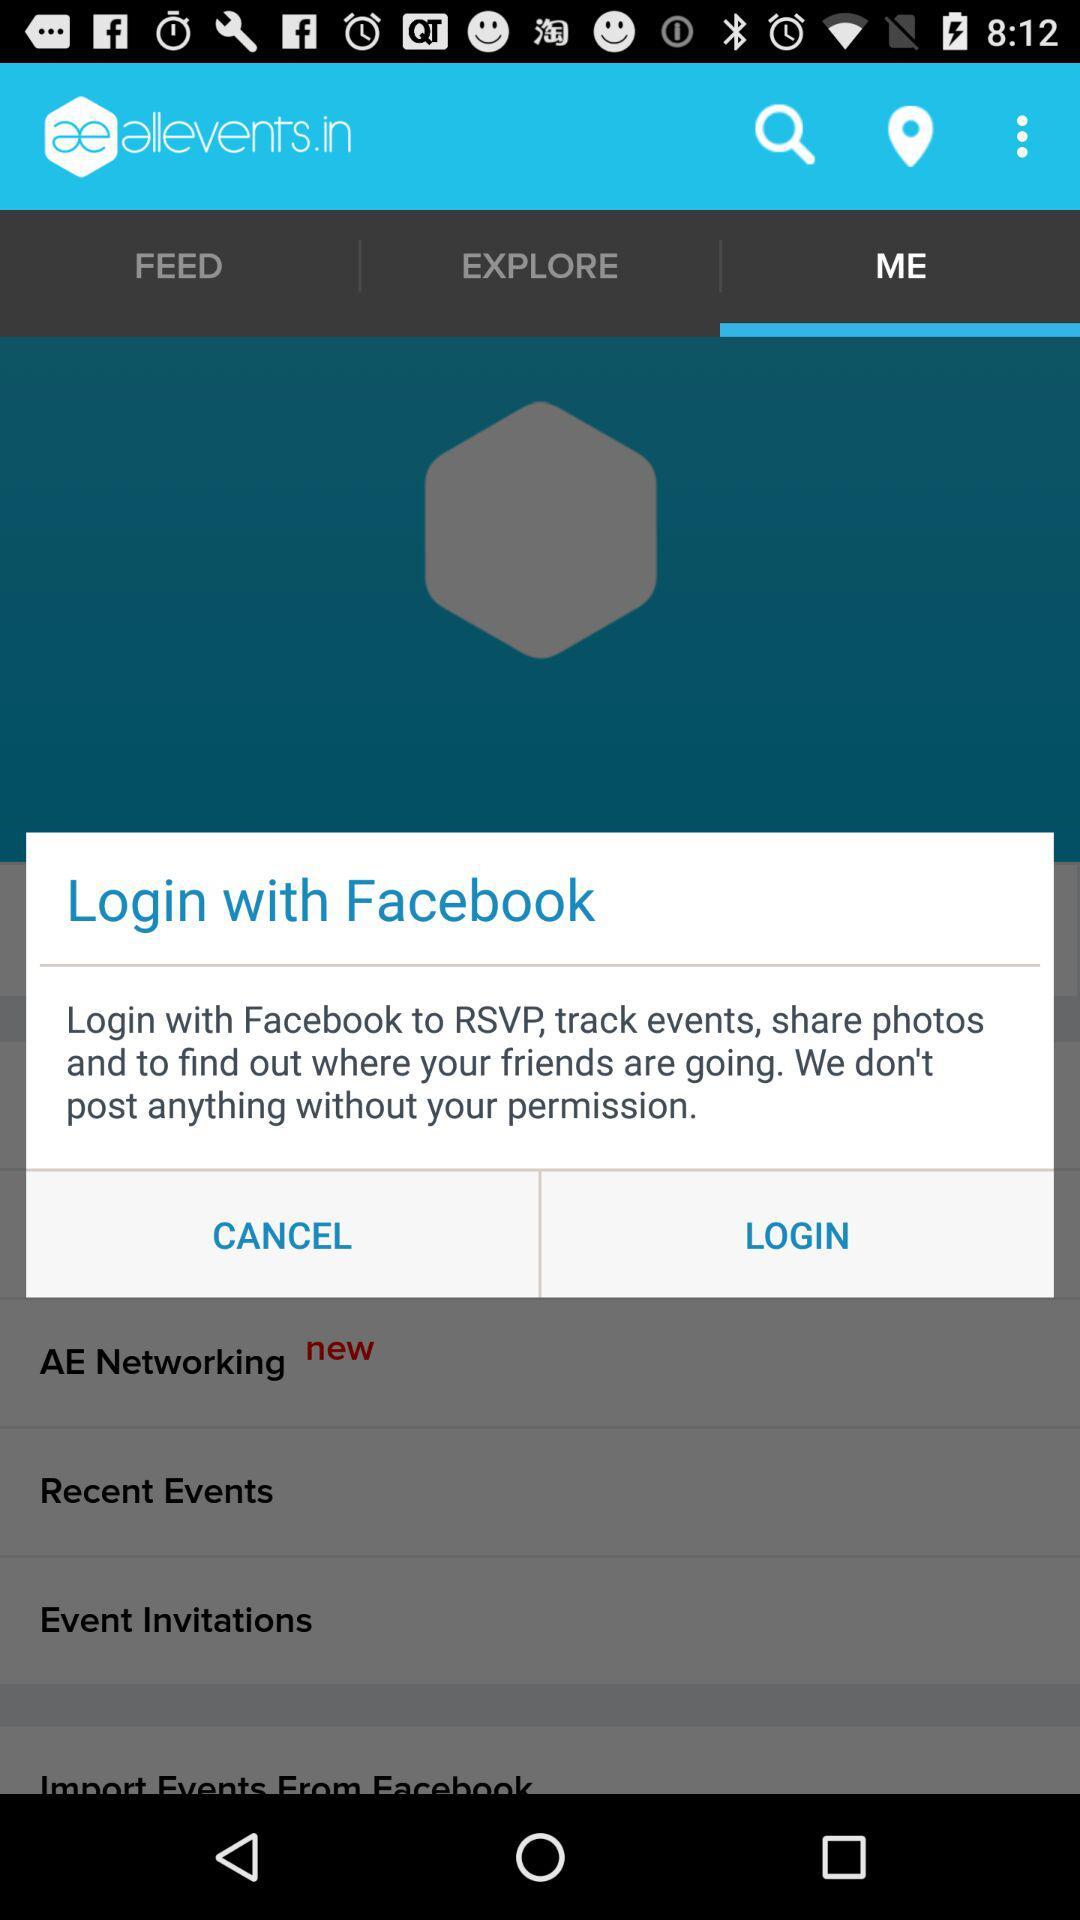  Describe the element at coordinates (534, 929) in the screenshot. I see `item to the left of the following icon` at that location.